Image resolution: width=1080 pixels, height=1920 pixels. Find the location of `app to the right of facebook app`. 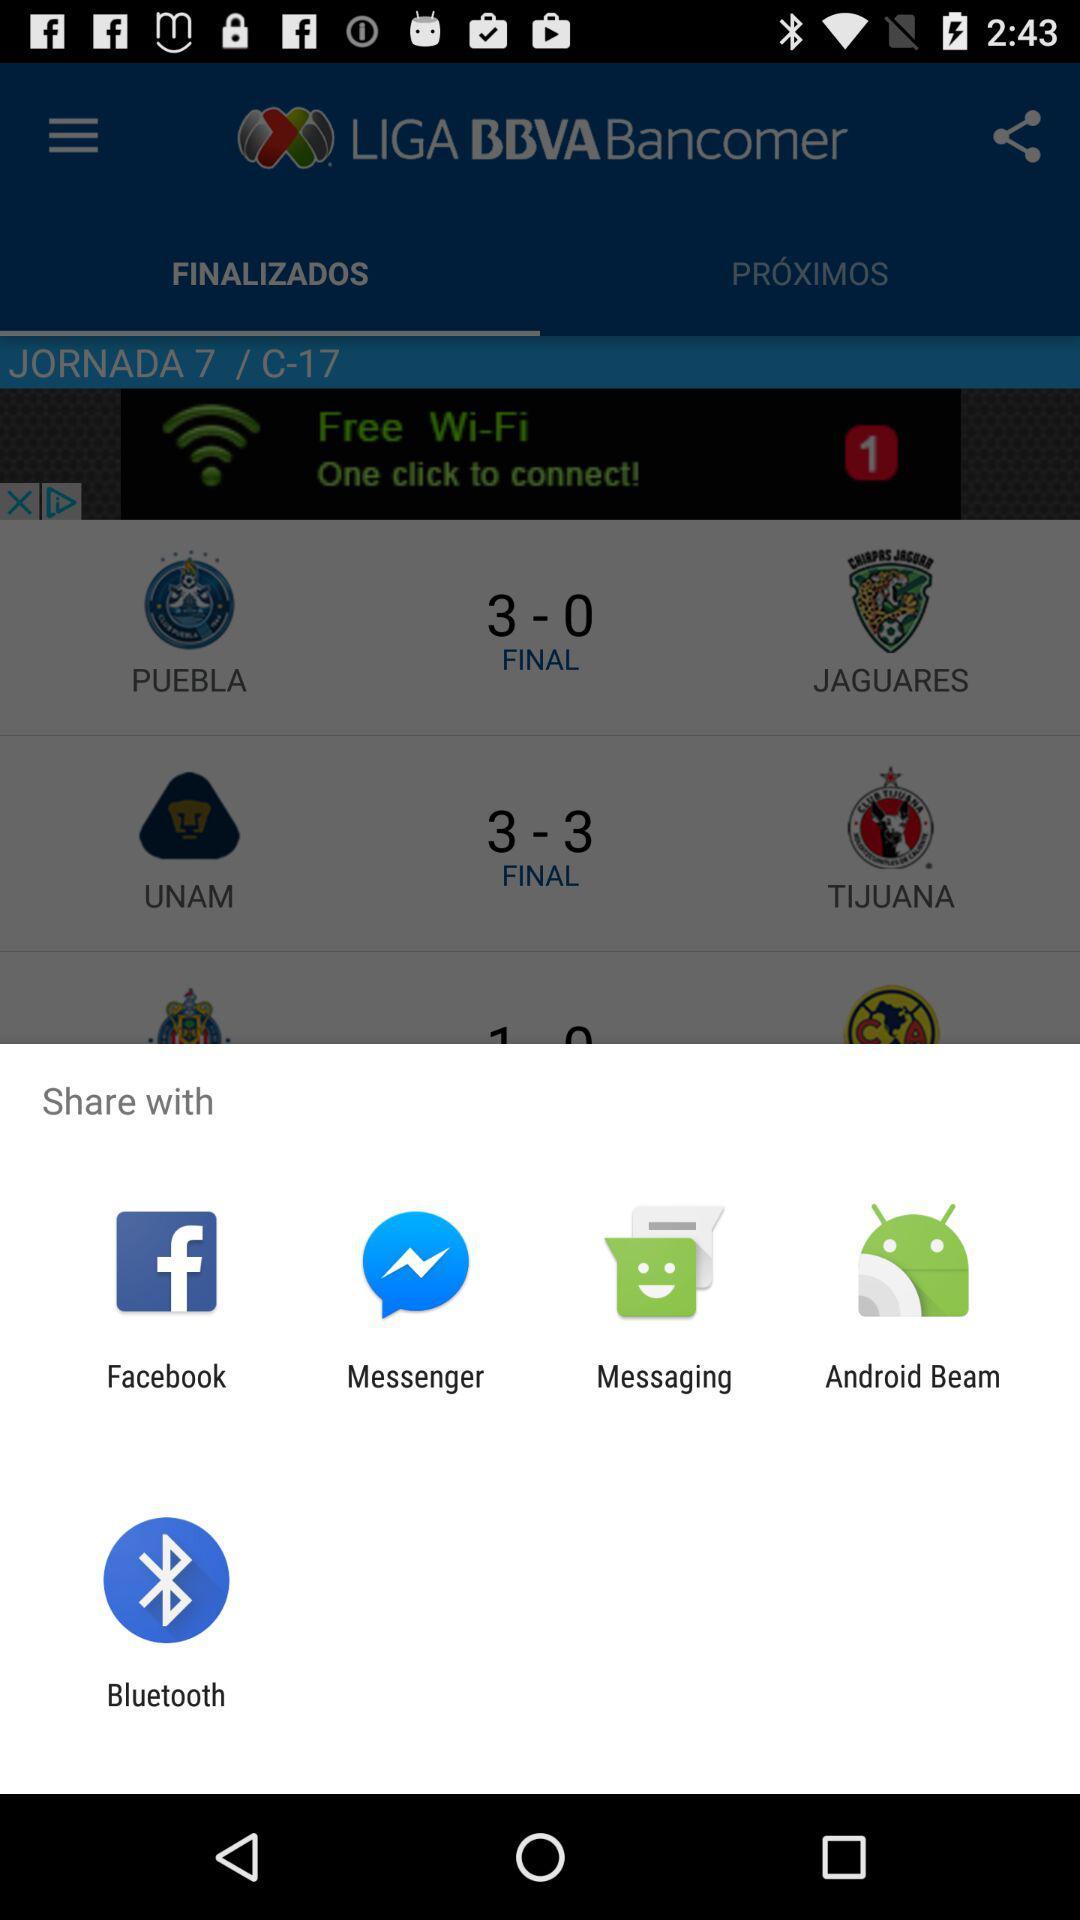

app to the right of facebook app is located at coordinates (414, 1392).